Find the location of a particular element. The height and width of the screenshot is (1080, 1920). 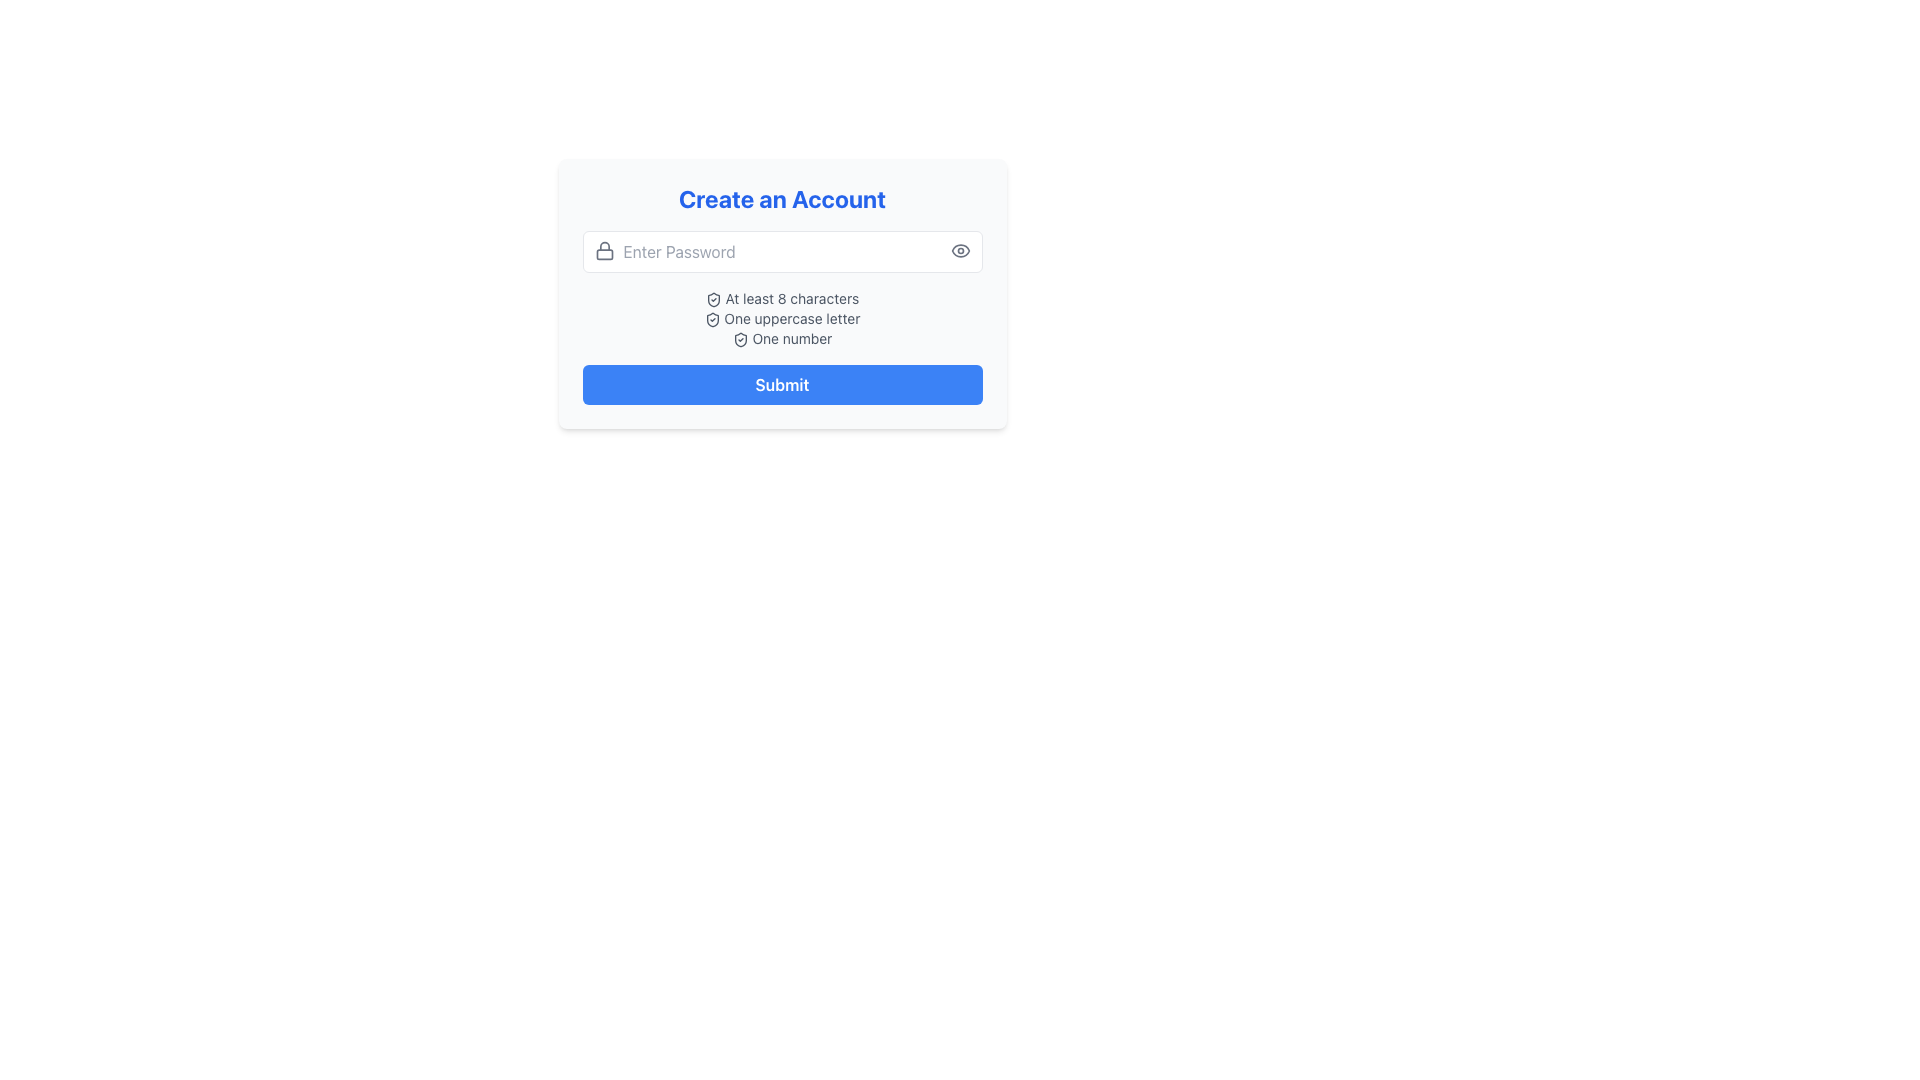

the password visibility toggle icon located to the right of the password input field in the 'Create an Account' dialog box is located at coordinates (960, 249).